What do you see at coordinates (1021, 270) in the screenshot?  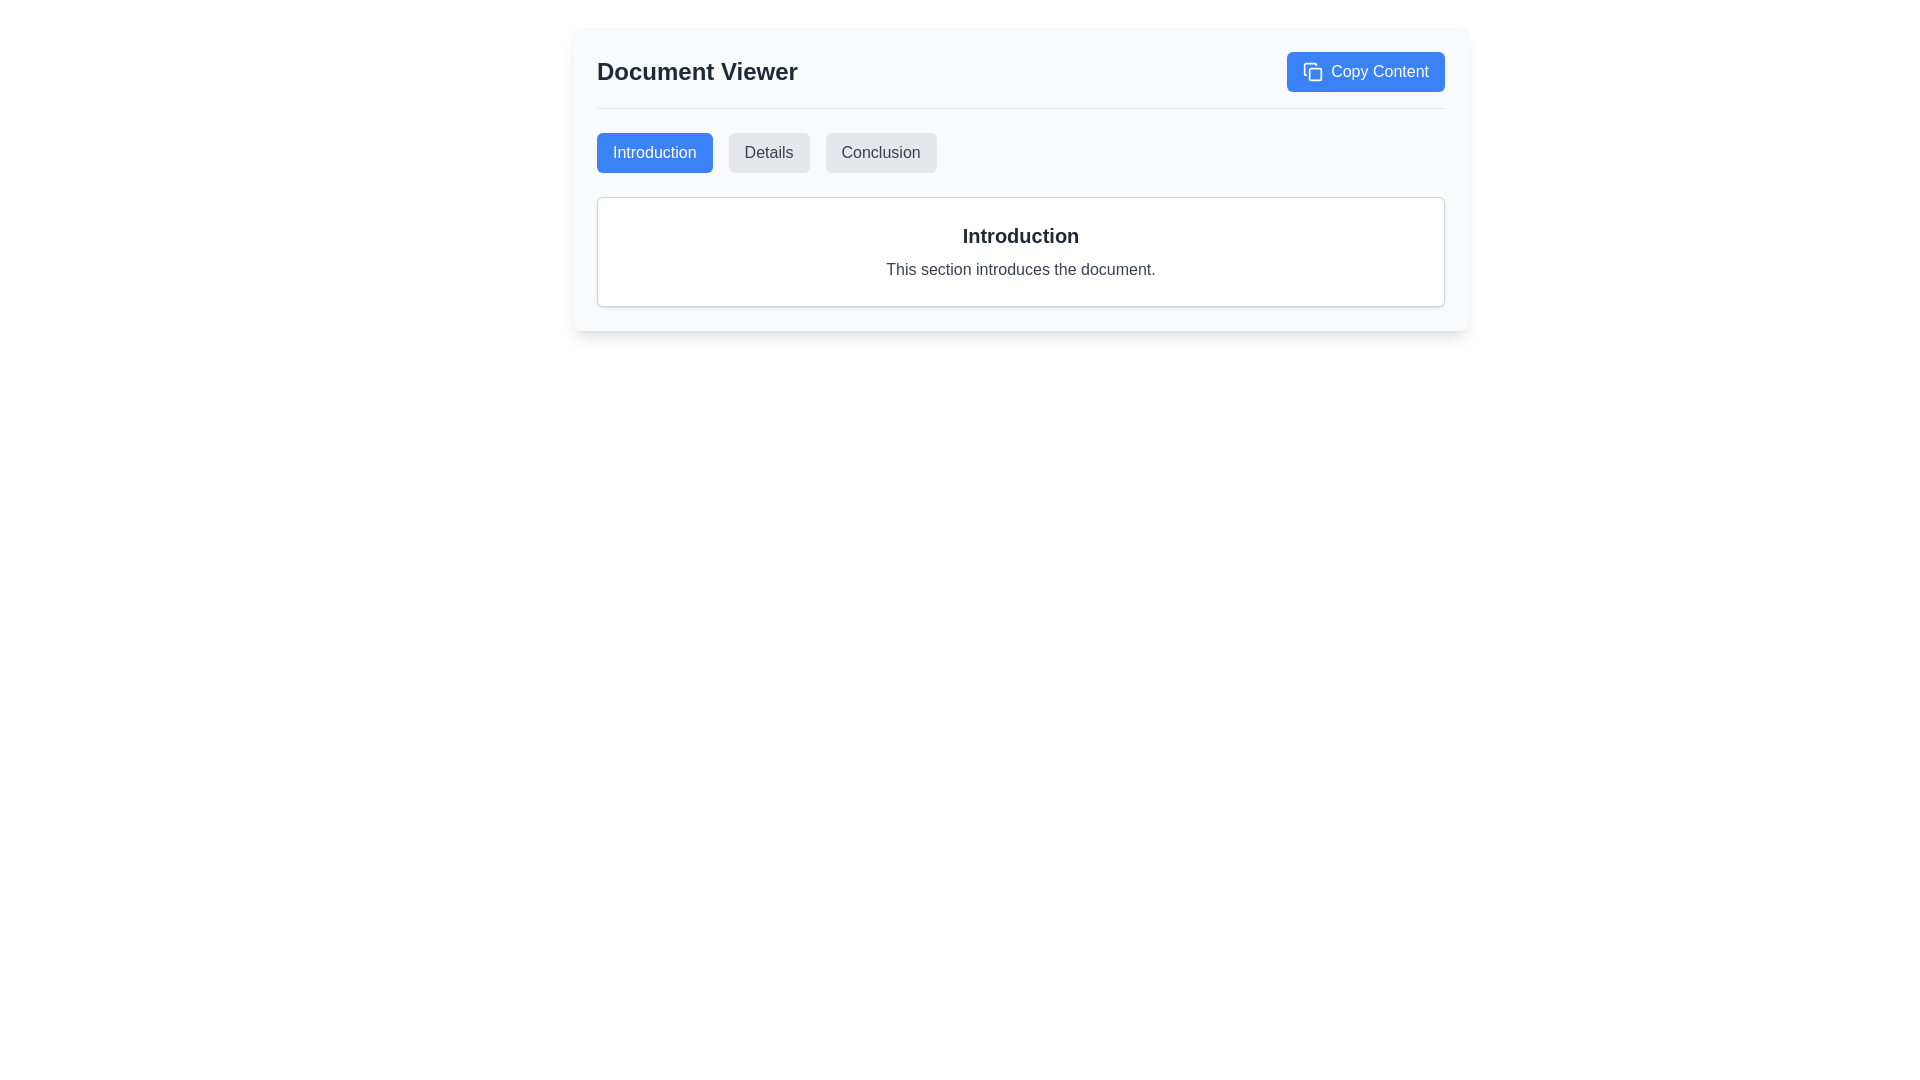 I see `descriptive text element located within the card, positioned directly below the header text 'Introduction'` at bounding box center [1021, 270].